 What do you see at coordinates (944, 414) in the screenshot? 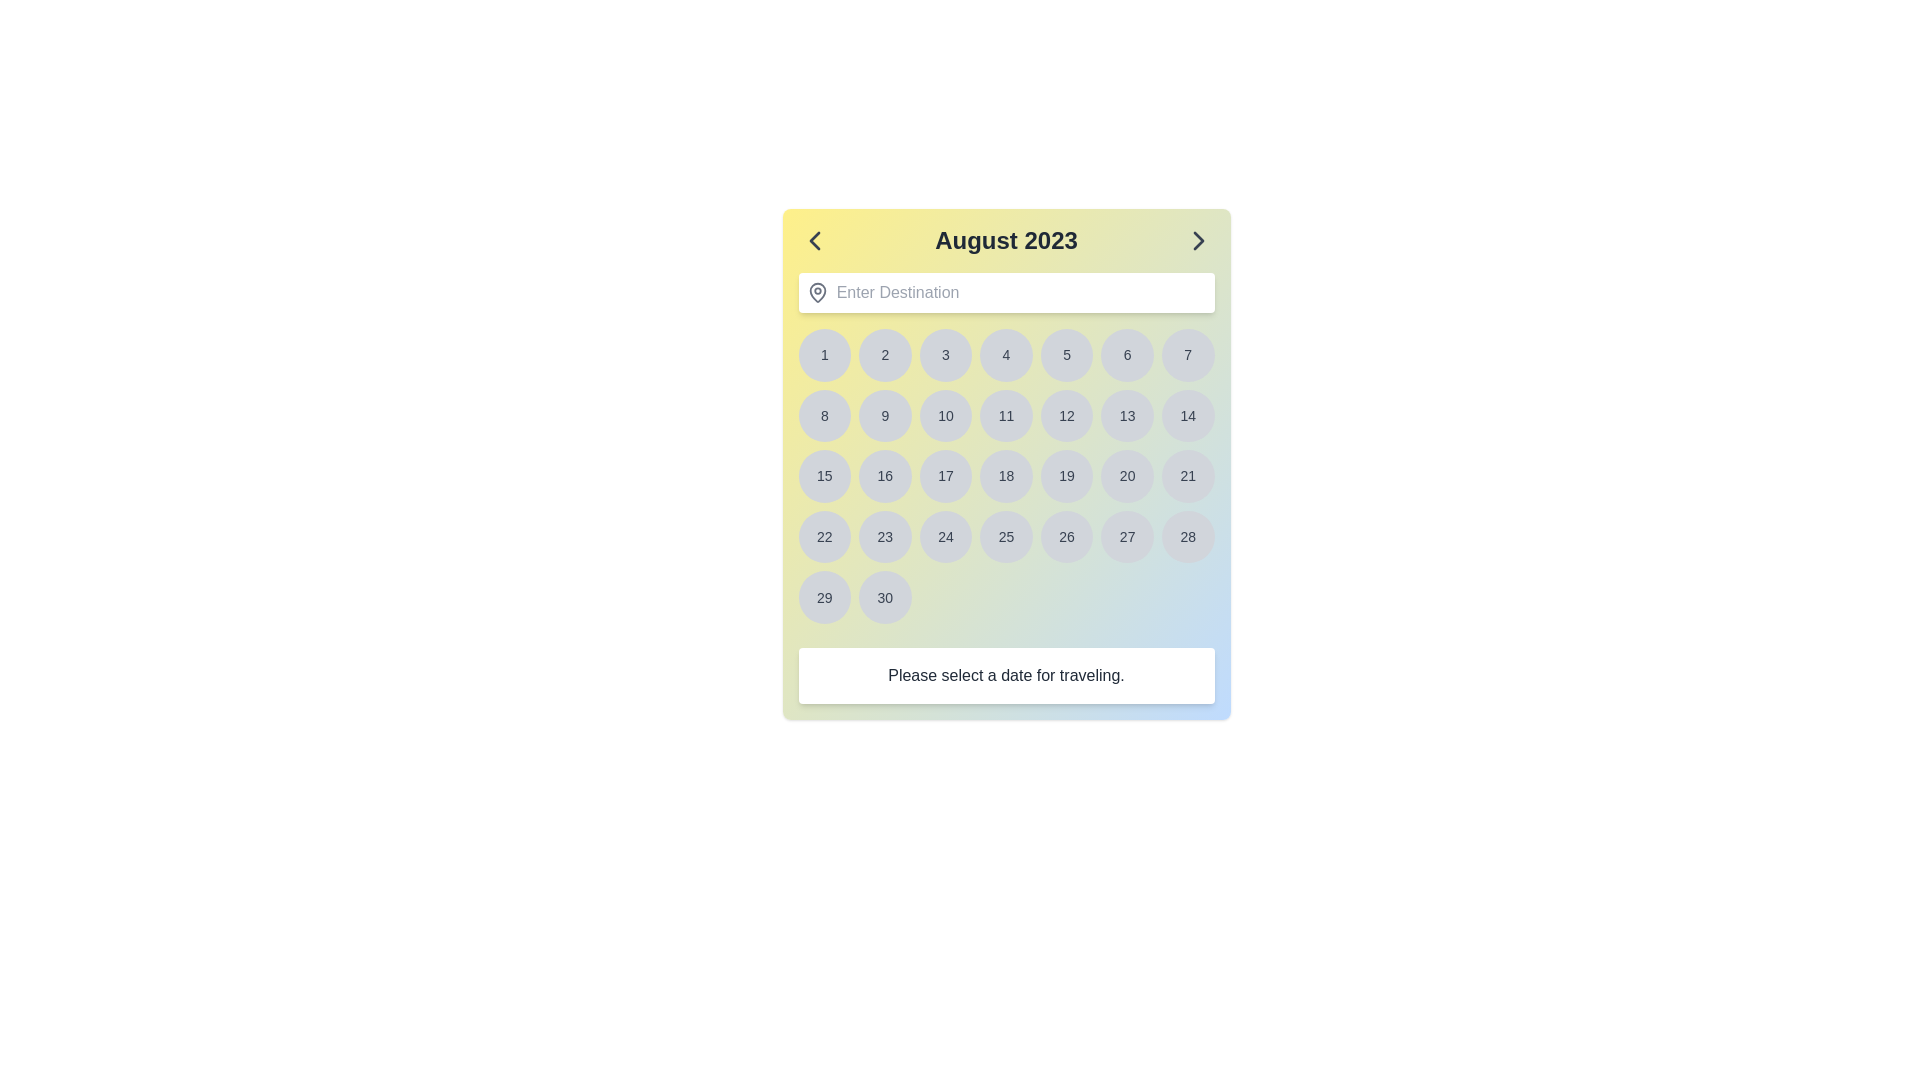
I see `the circular button containing the number '10', which has a gray background and dark text` at bounding box center [944, 414].